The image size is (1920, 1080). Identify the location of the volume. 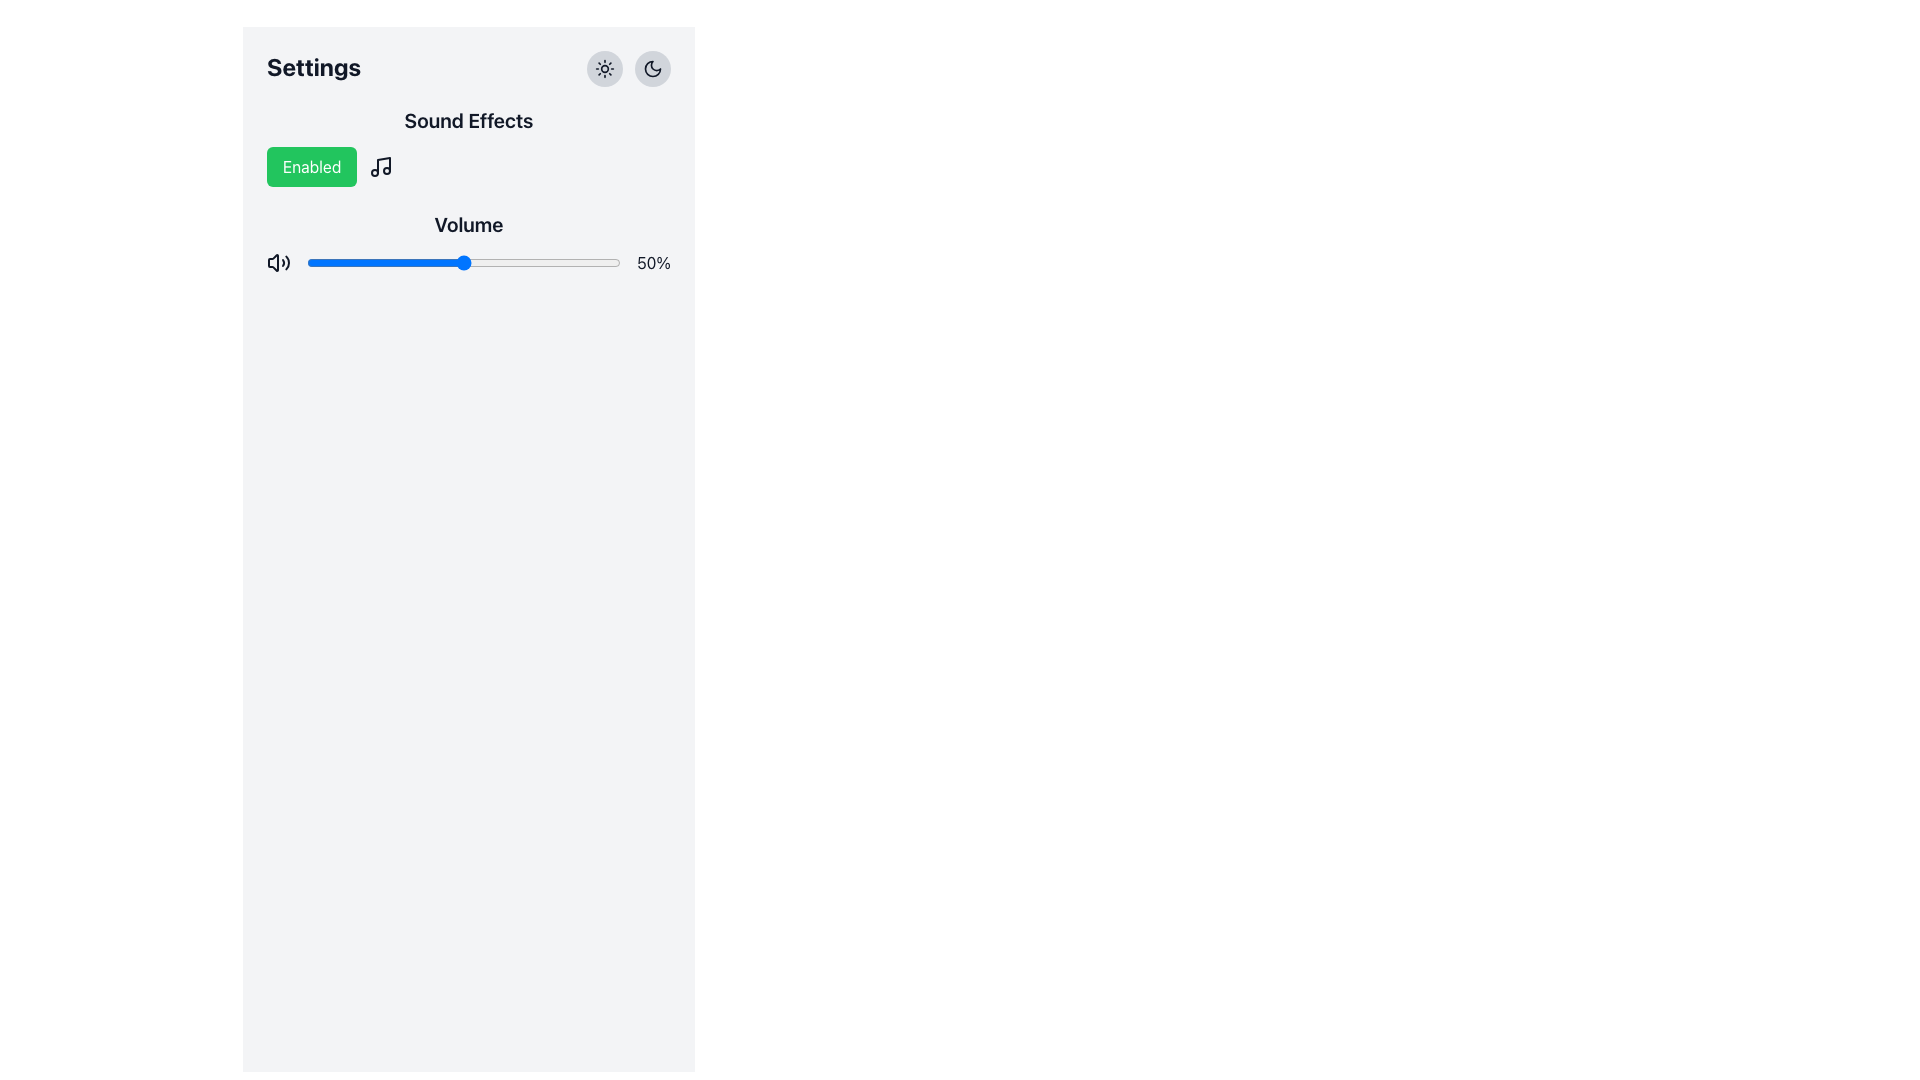
(419, 261).